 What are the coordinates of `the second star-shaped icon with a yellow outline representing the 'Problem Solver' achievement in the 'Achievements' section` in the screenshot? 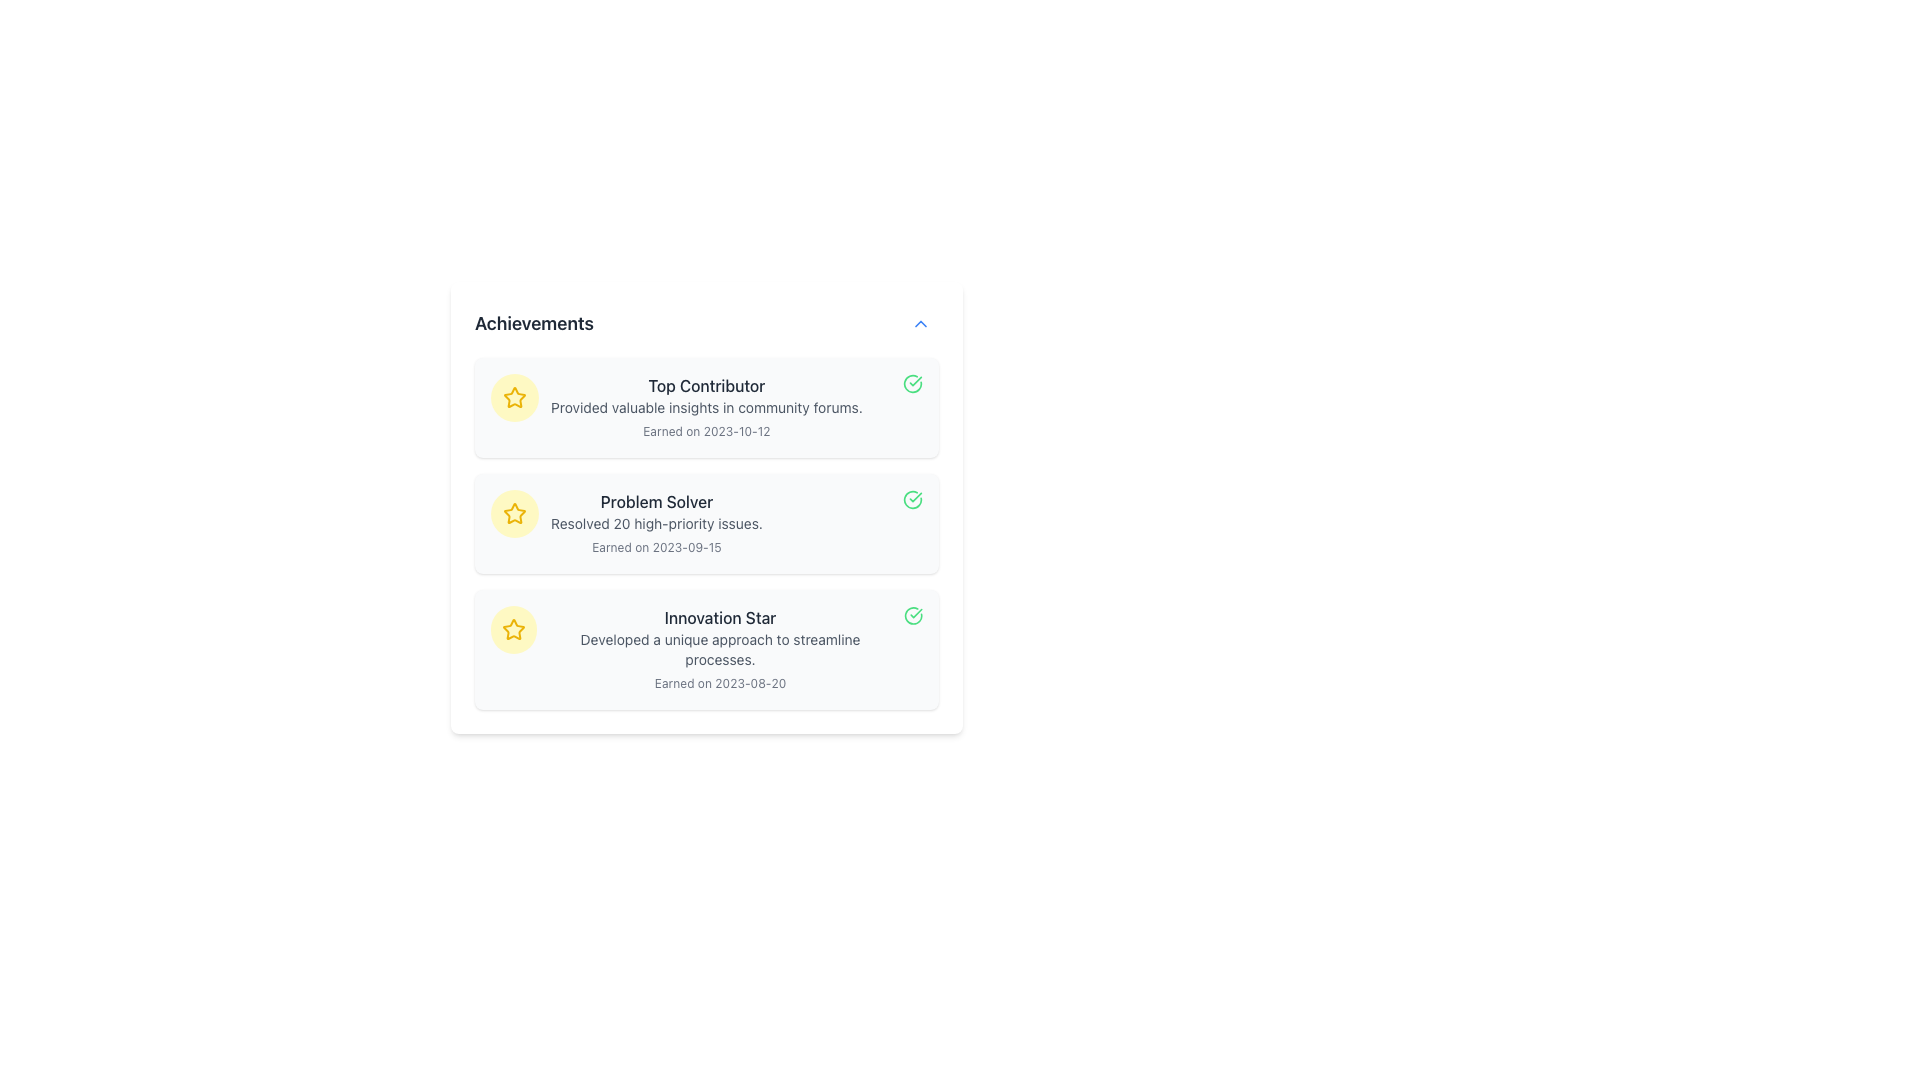 It's located at (514, 397).